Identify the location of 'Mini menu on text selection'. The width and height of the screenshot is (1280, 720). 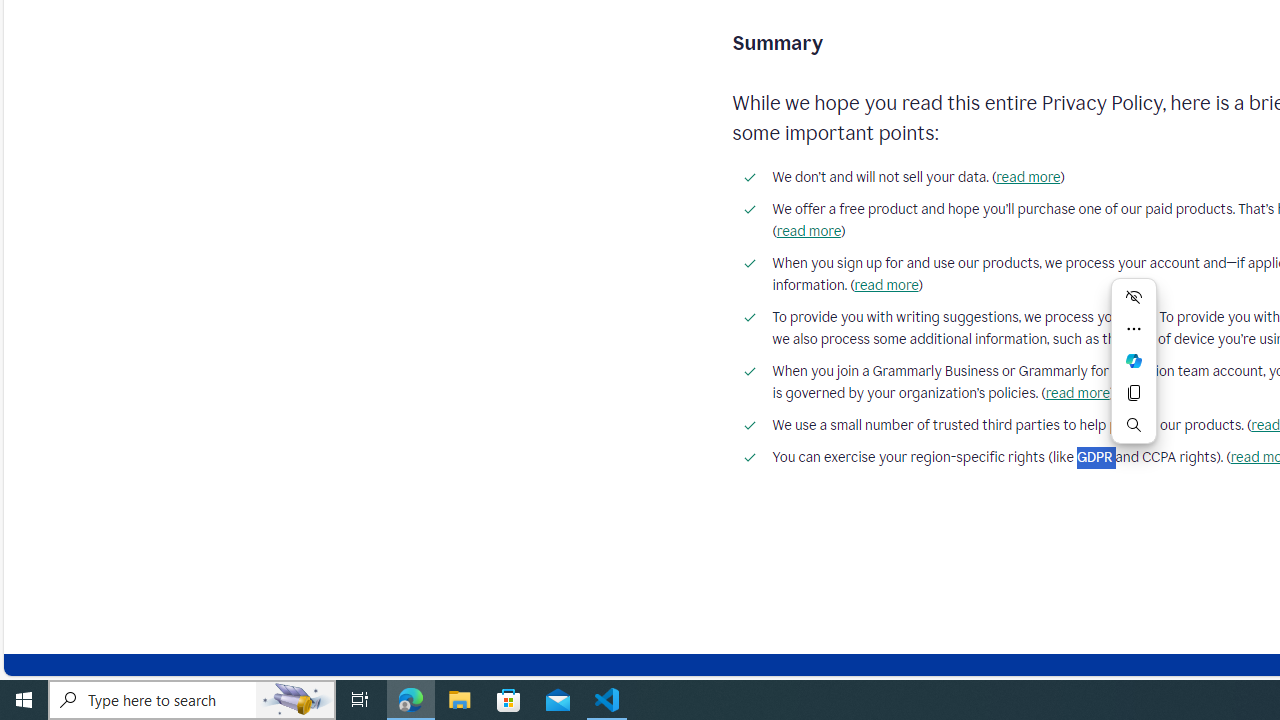
(1134, 361).